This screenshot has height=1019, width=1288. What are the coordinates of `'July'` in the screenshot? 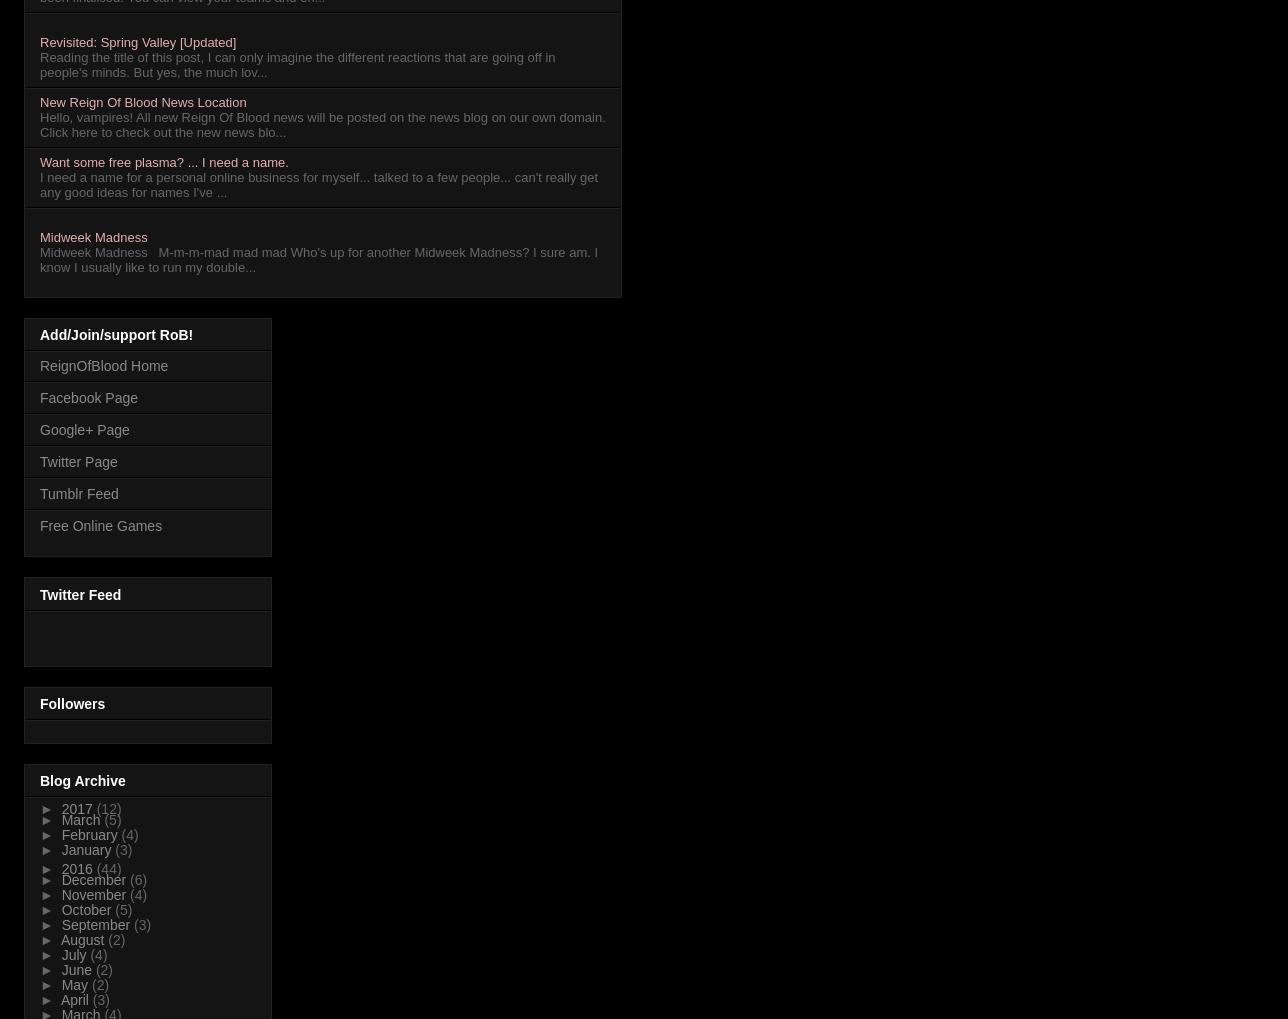 It's located at (75, 954).